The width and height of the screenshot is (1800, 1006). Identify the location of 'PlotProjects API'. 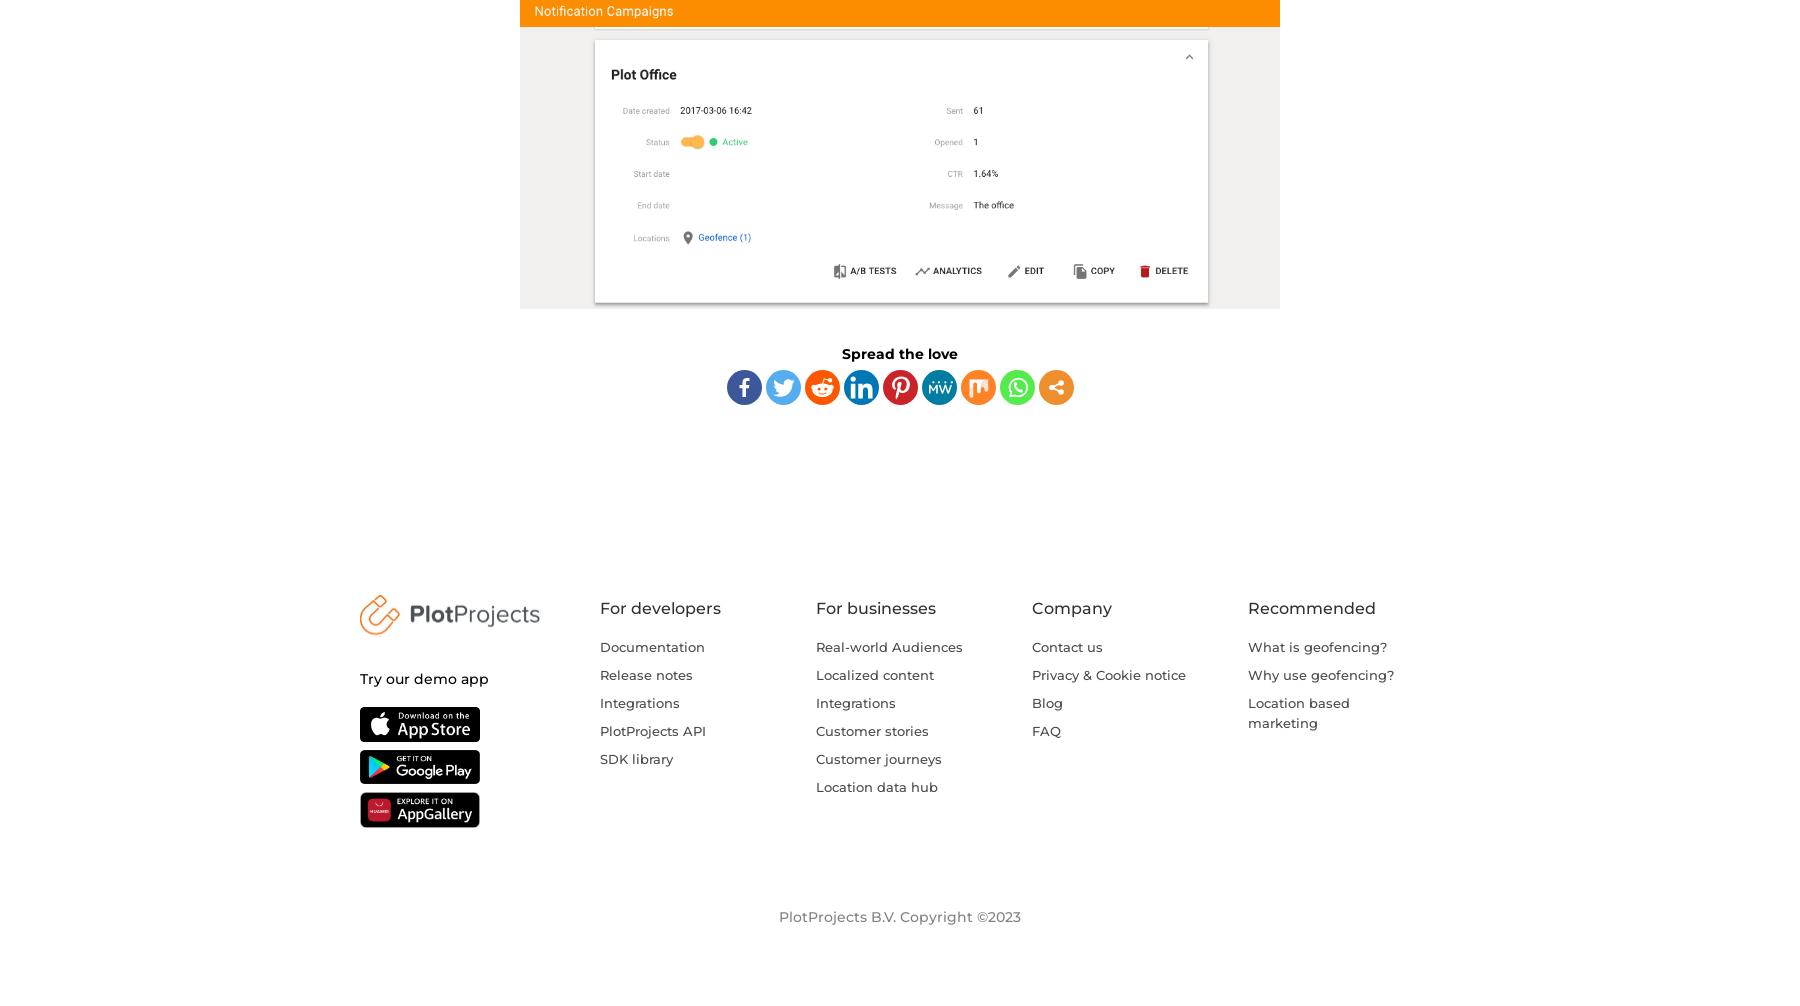
(653, 729).